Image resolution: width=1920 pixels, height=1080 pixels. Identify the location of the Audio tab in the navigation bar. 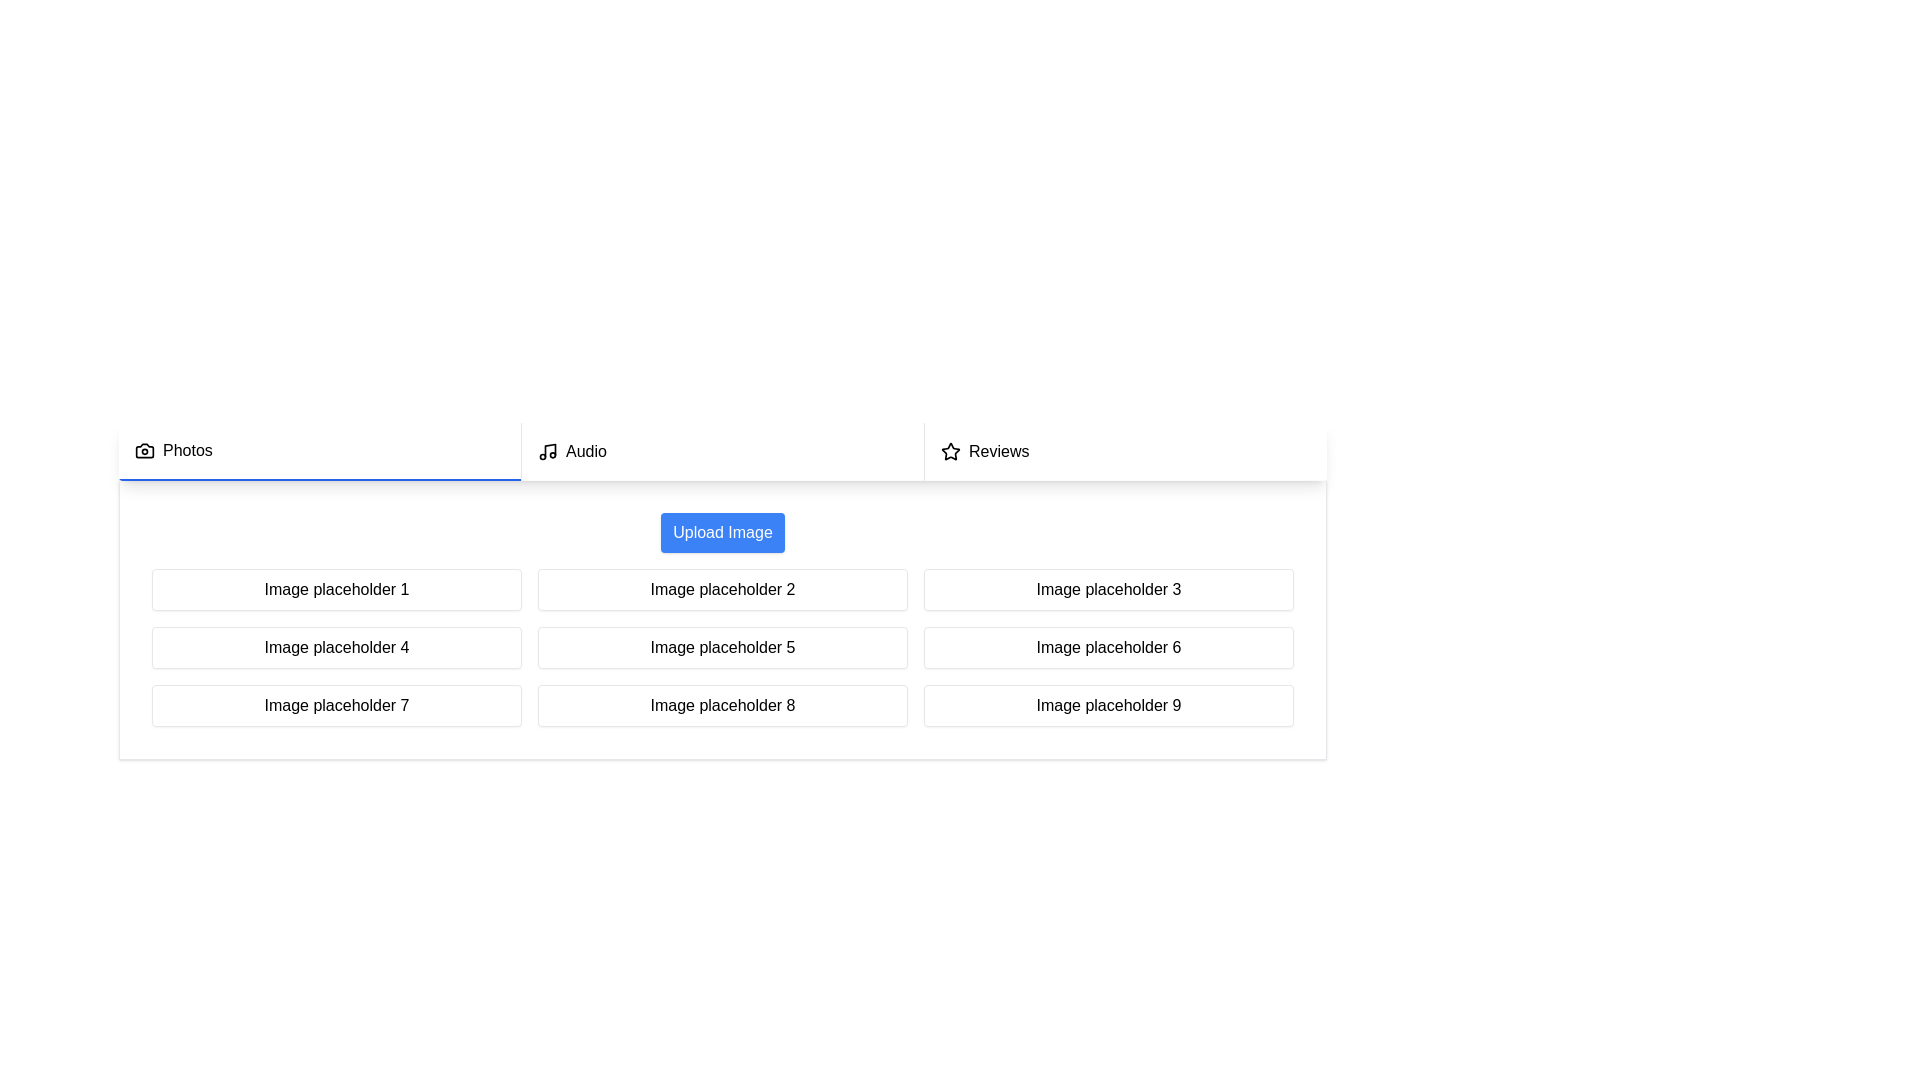
(721, 451).